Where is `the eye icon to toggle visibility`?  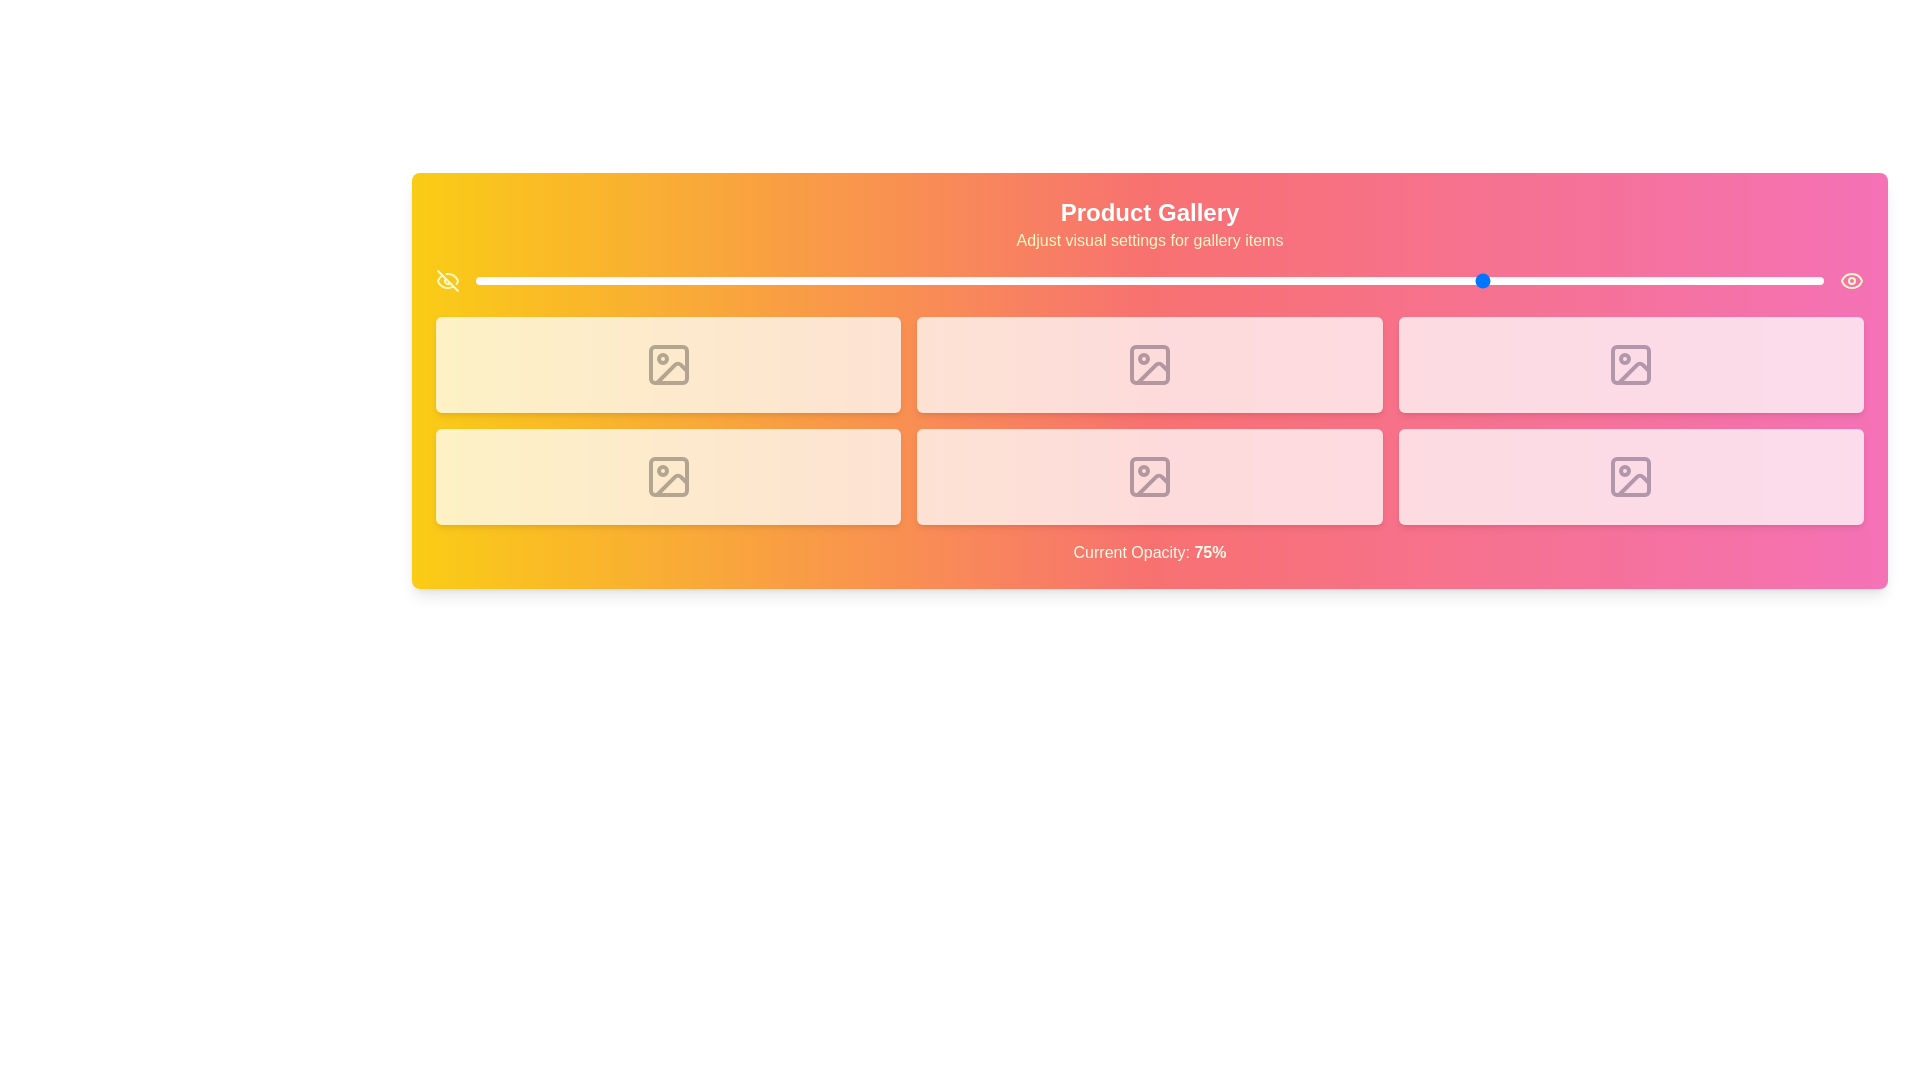 the eye icon to toggle visibility is located at coordinates (1851, 281).